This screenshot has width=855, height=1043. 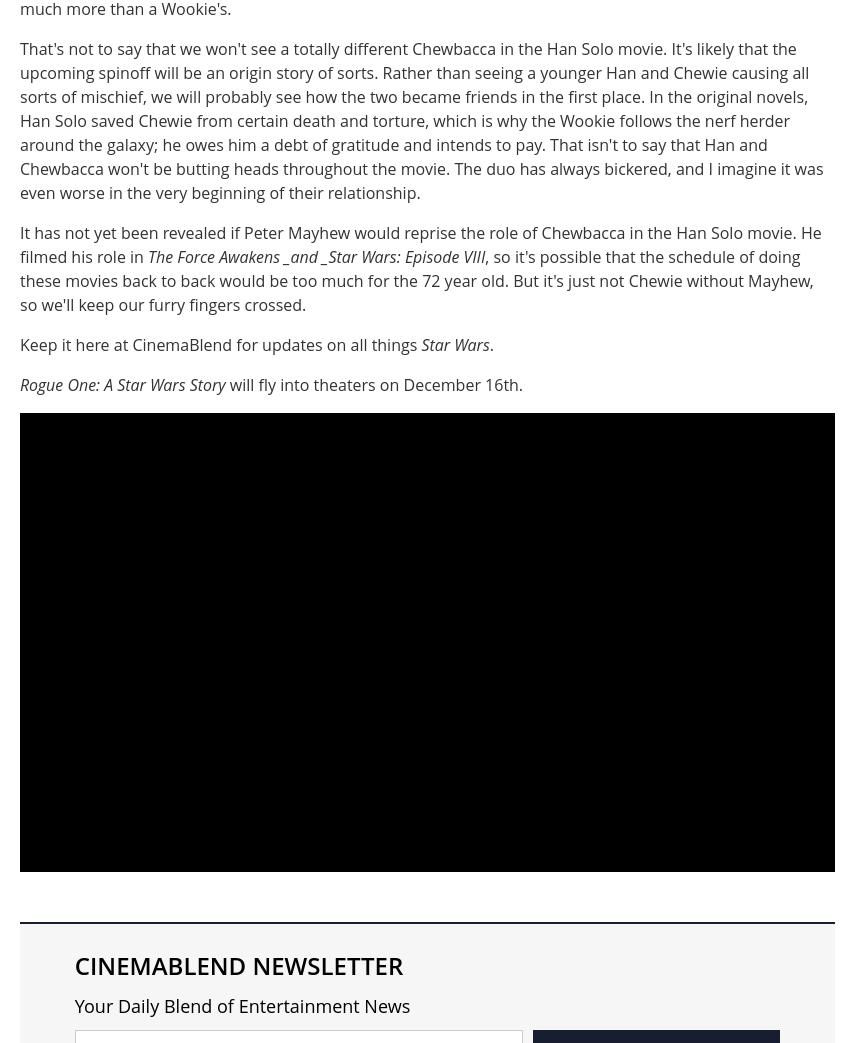 I want to click on 'CINEMABLEND NEWSLETTER', so click(x=237, y=963).